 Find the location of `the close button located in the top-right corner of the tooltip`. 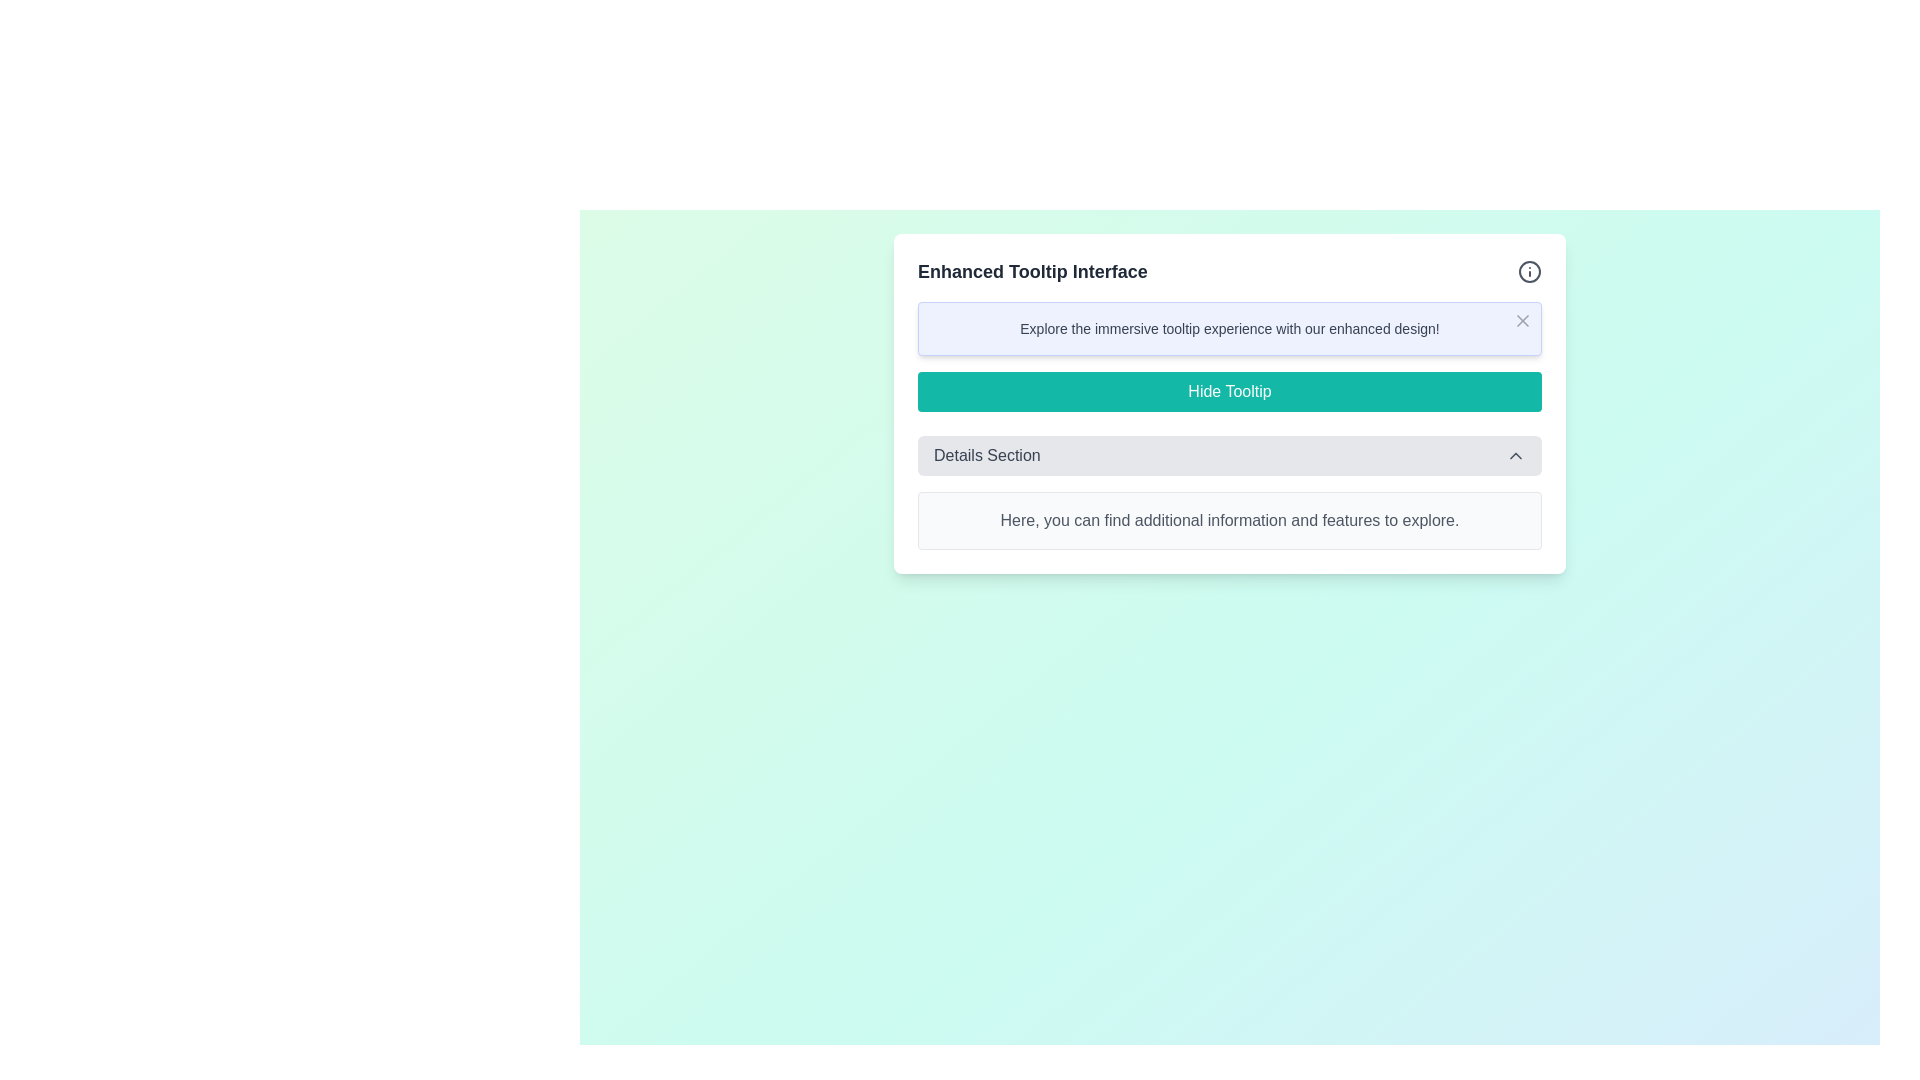

the close button located in the top-right corner of the tooltip is located at coordinates (1521, 319).